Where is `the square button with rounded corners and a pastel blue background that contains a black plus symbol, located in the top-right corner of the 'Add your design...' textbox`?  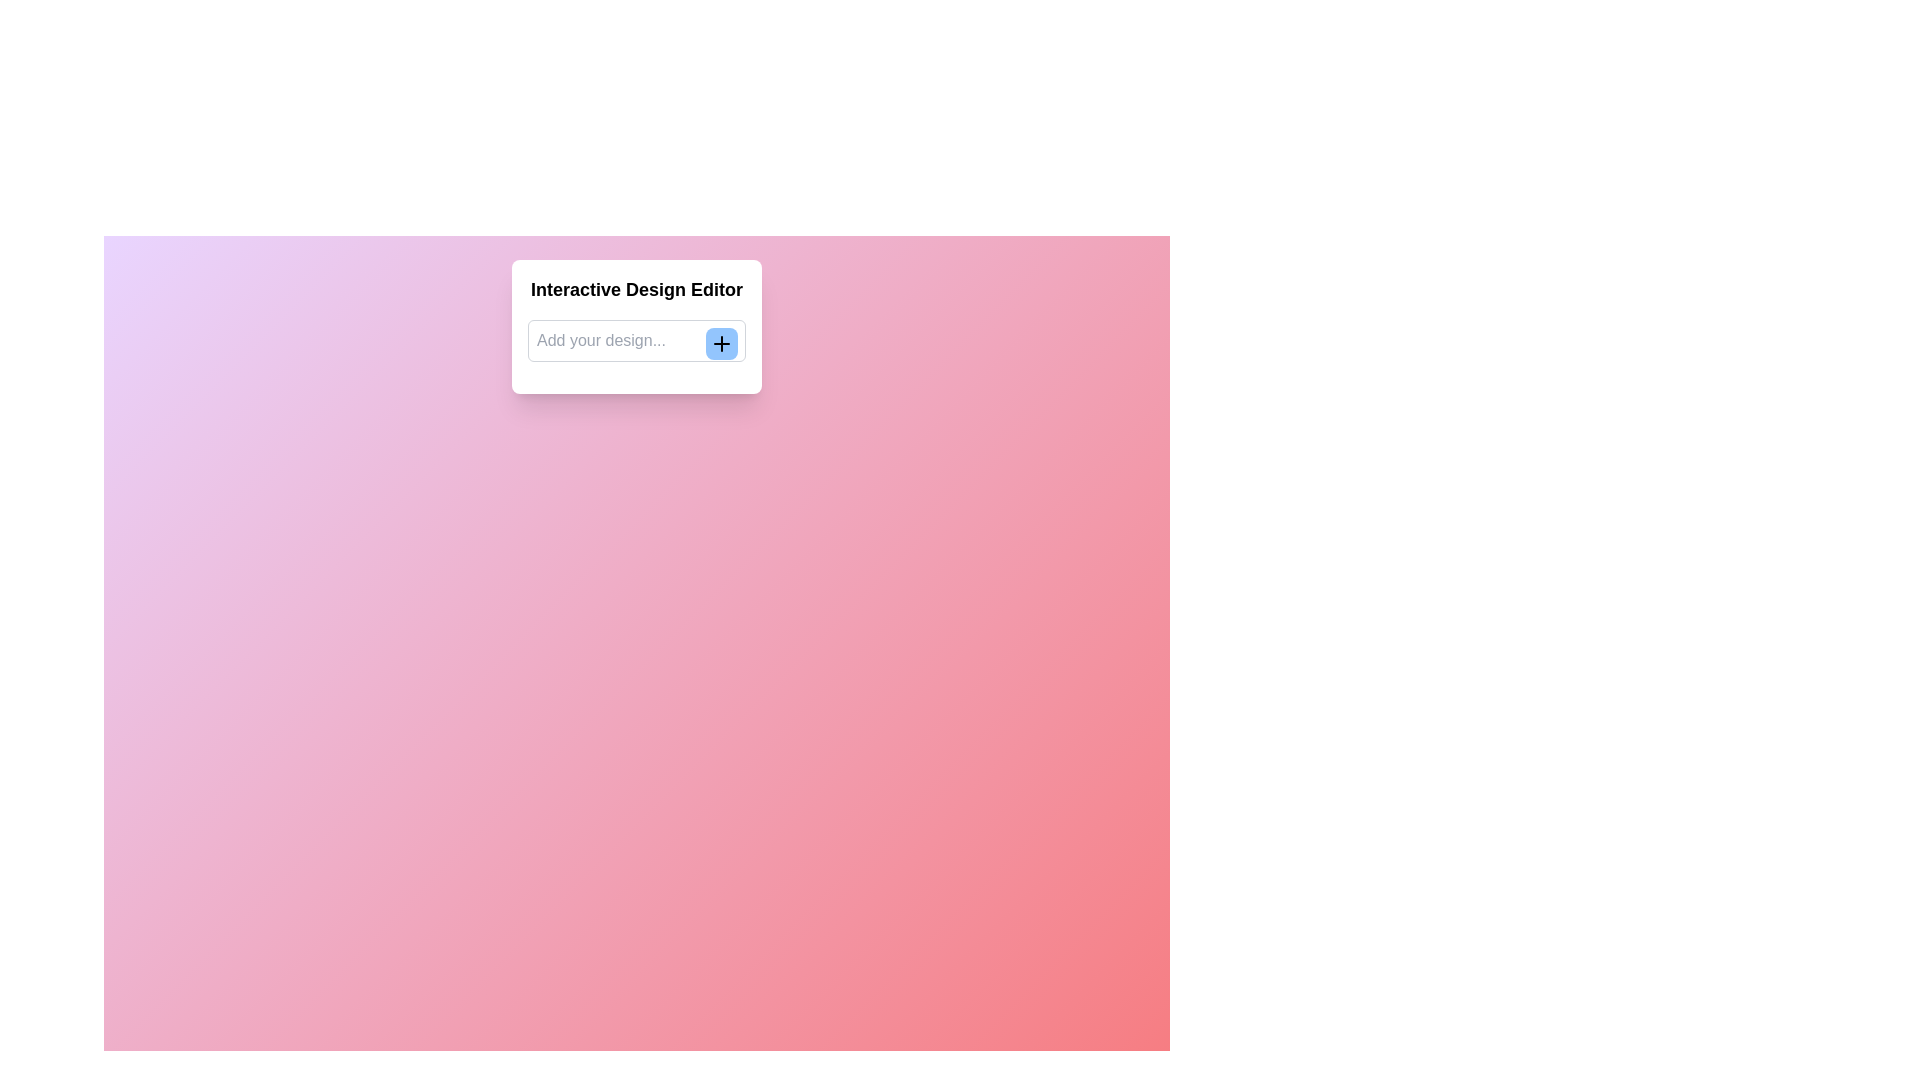
the square button with rounded corners and a pastel blue background that contains a black plus symbol, located in the top-right corner of the 'Add your design...' textbox is located at coordinates (720, 342).